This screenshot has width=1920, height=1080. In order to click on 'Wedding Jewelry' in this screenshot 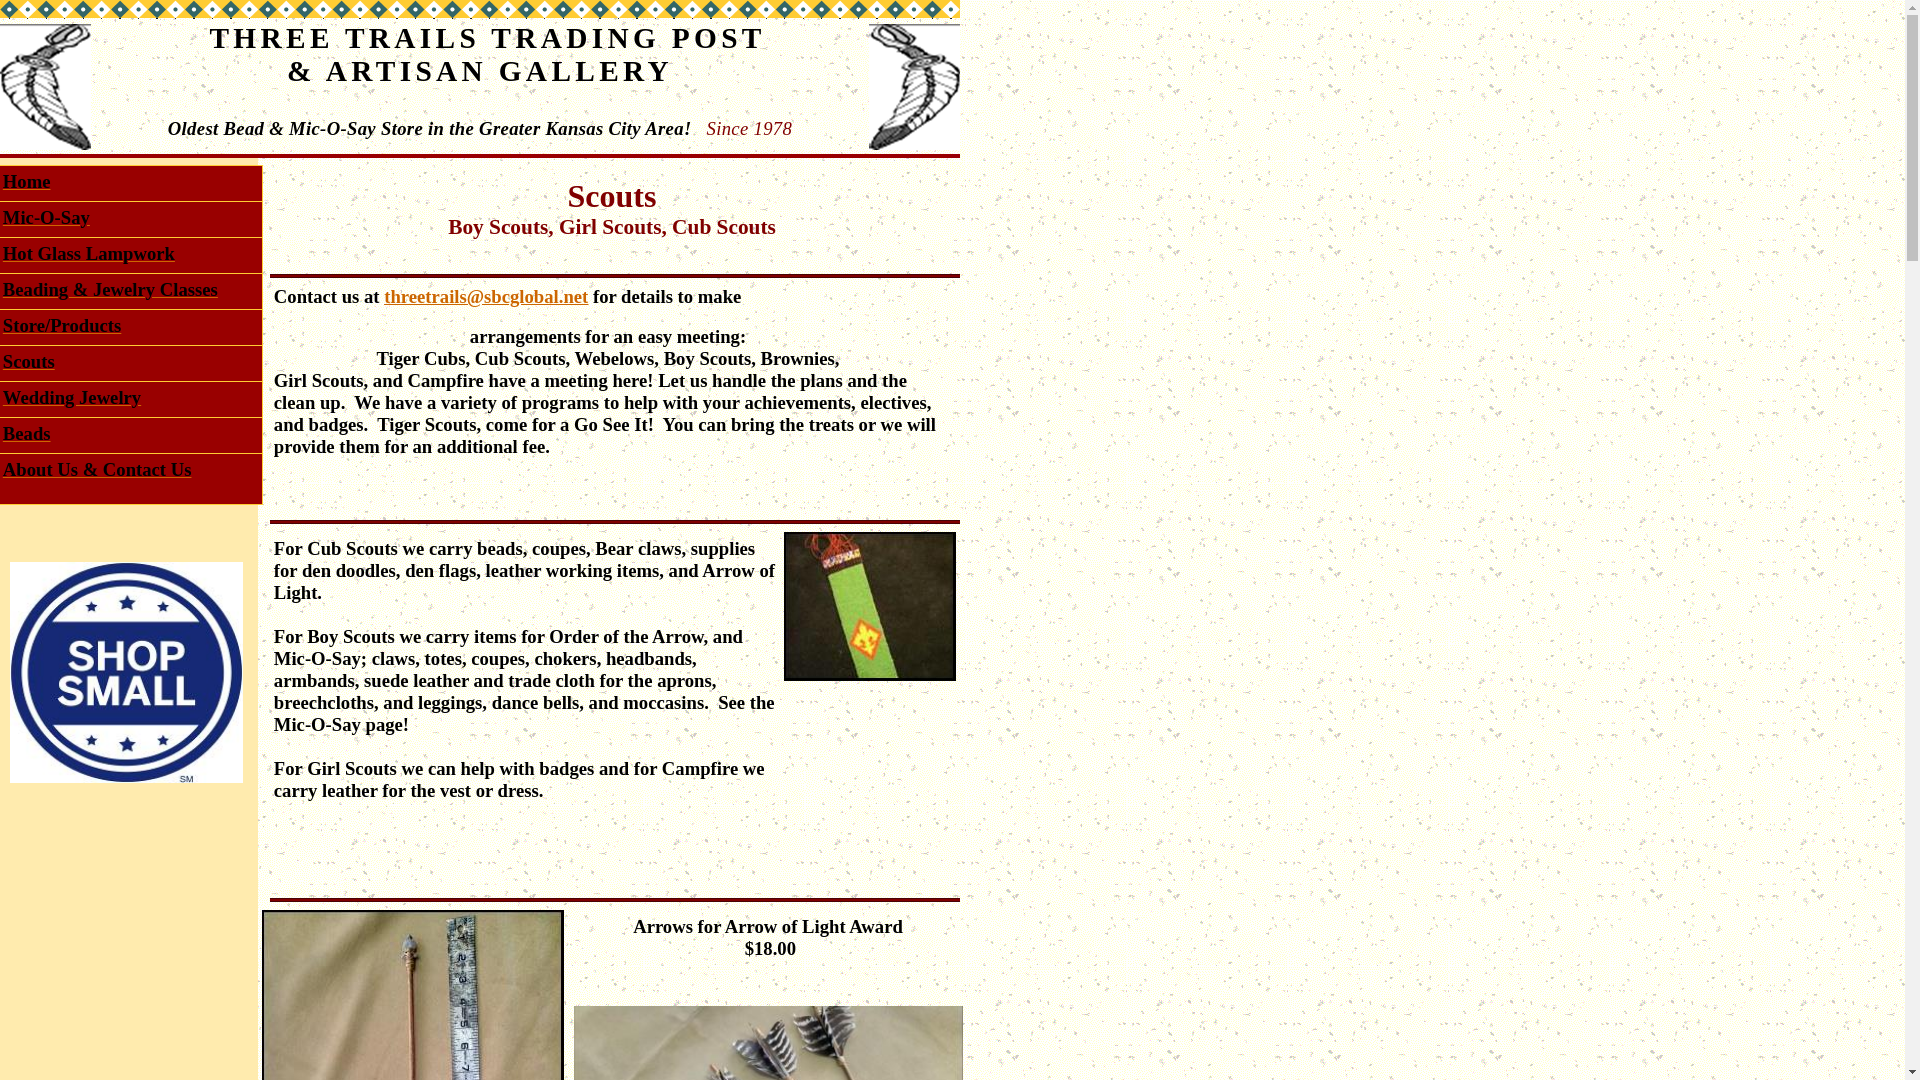, I will do `click(72, 399)`.